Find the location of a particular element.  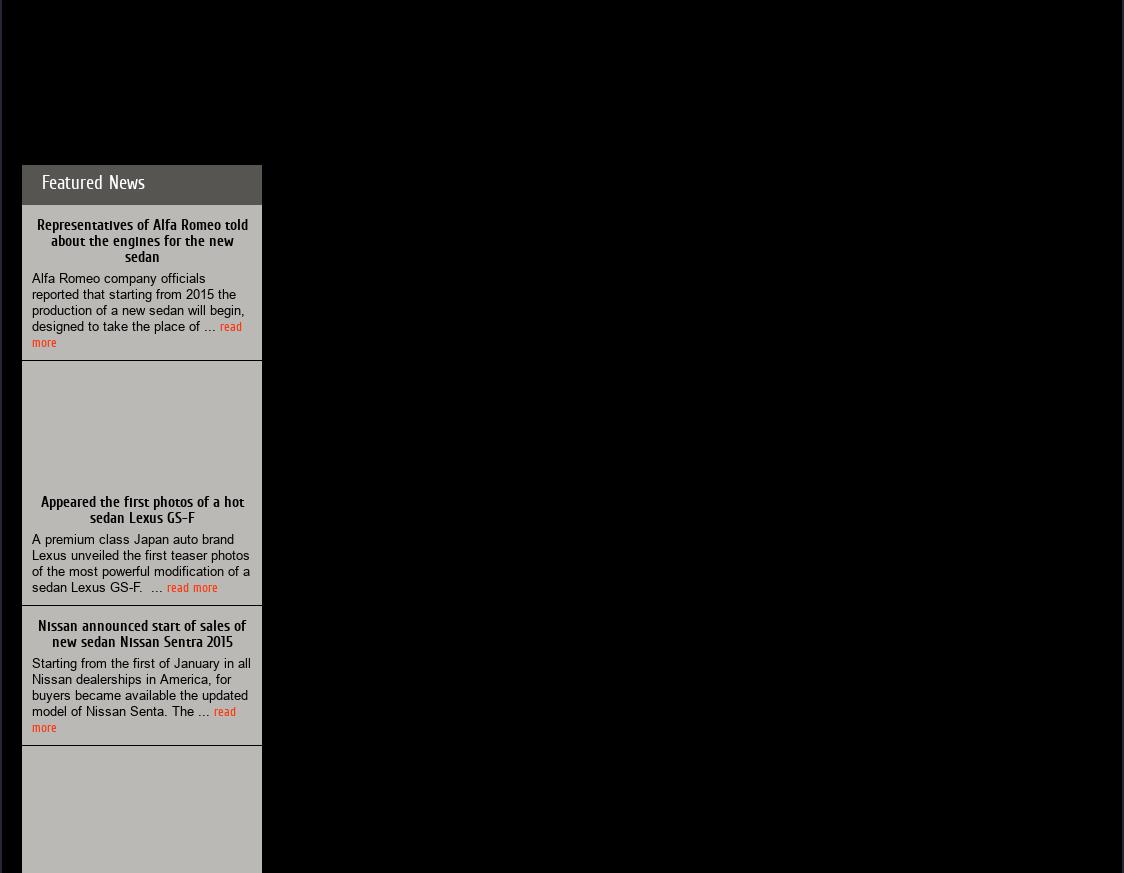

'Nissan announced start of sales of new sedan Nissan Sentra 2015' is located at coordinates (140, 633).